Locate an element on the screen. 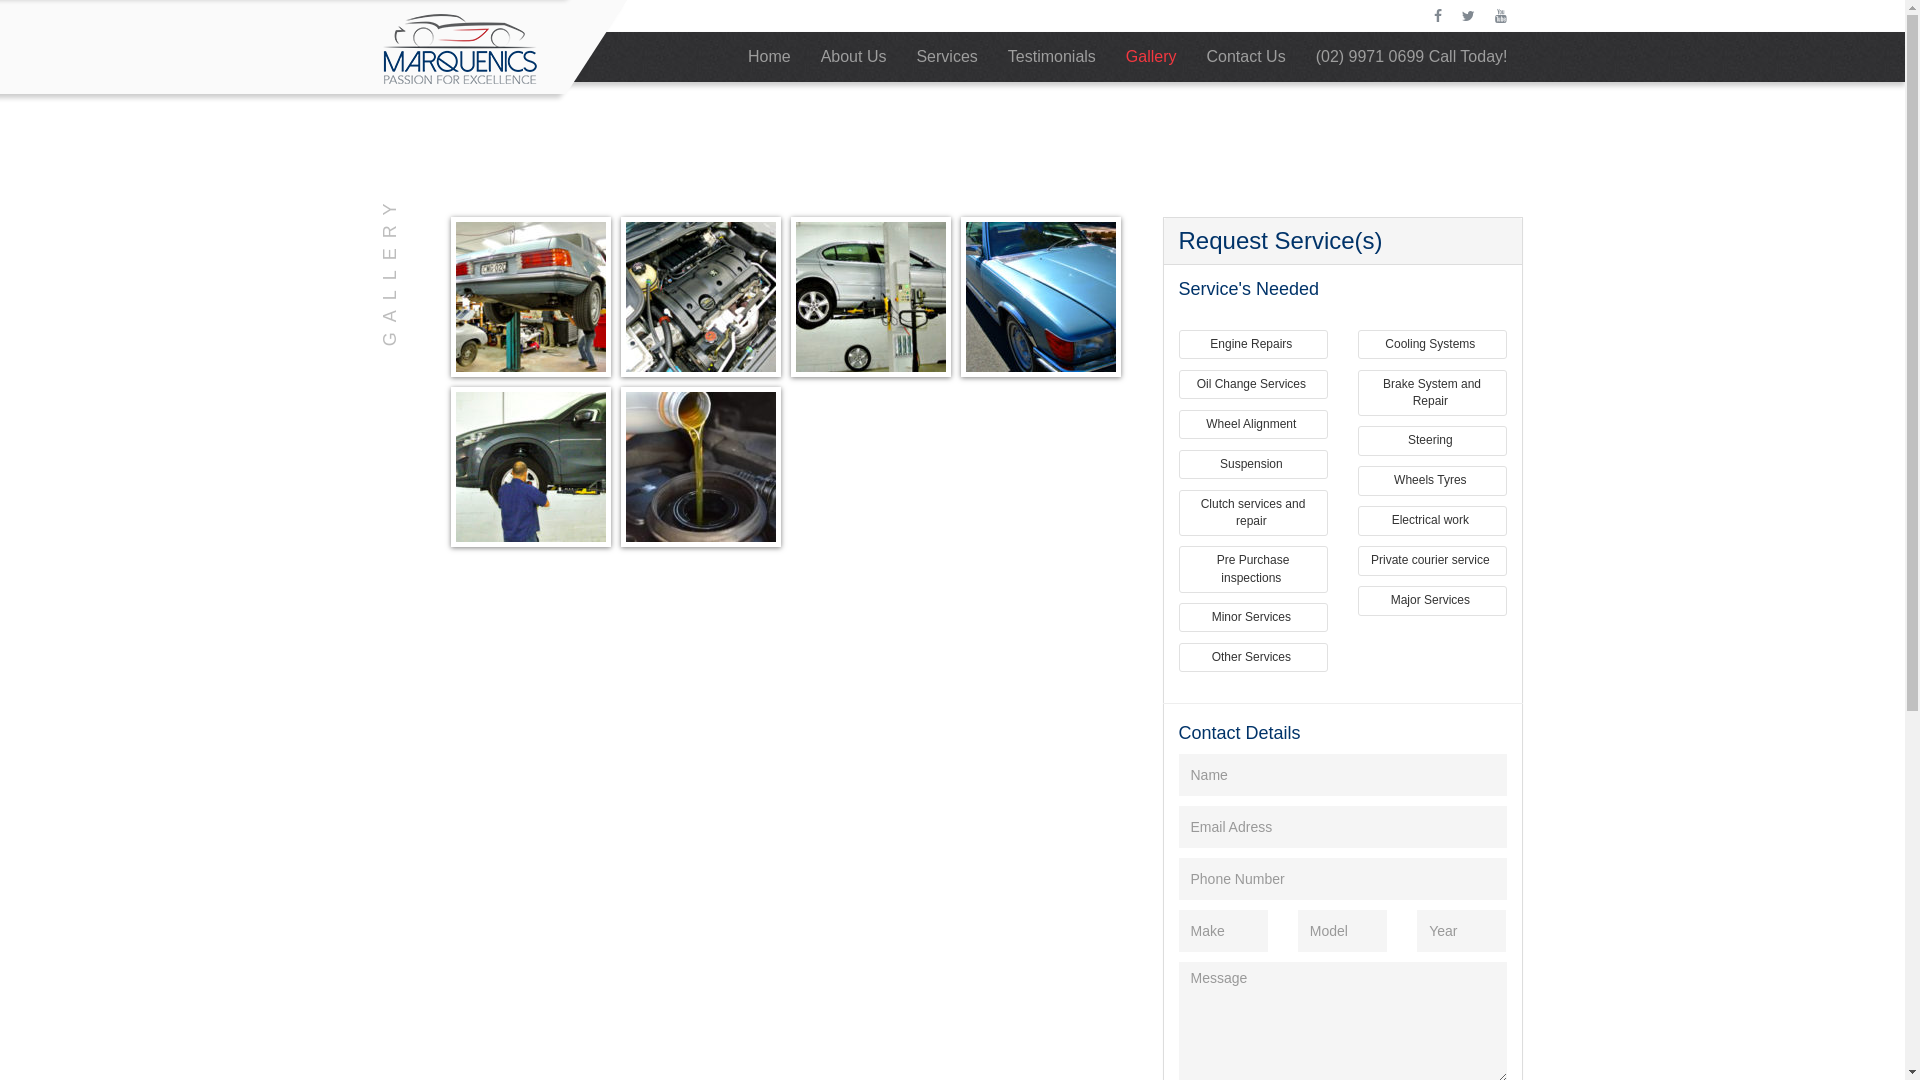  'Contact Us' is located at coordinates (1245, 56).